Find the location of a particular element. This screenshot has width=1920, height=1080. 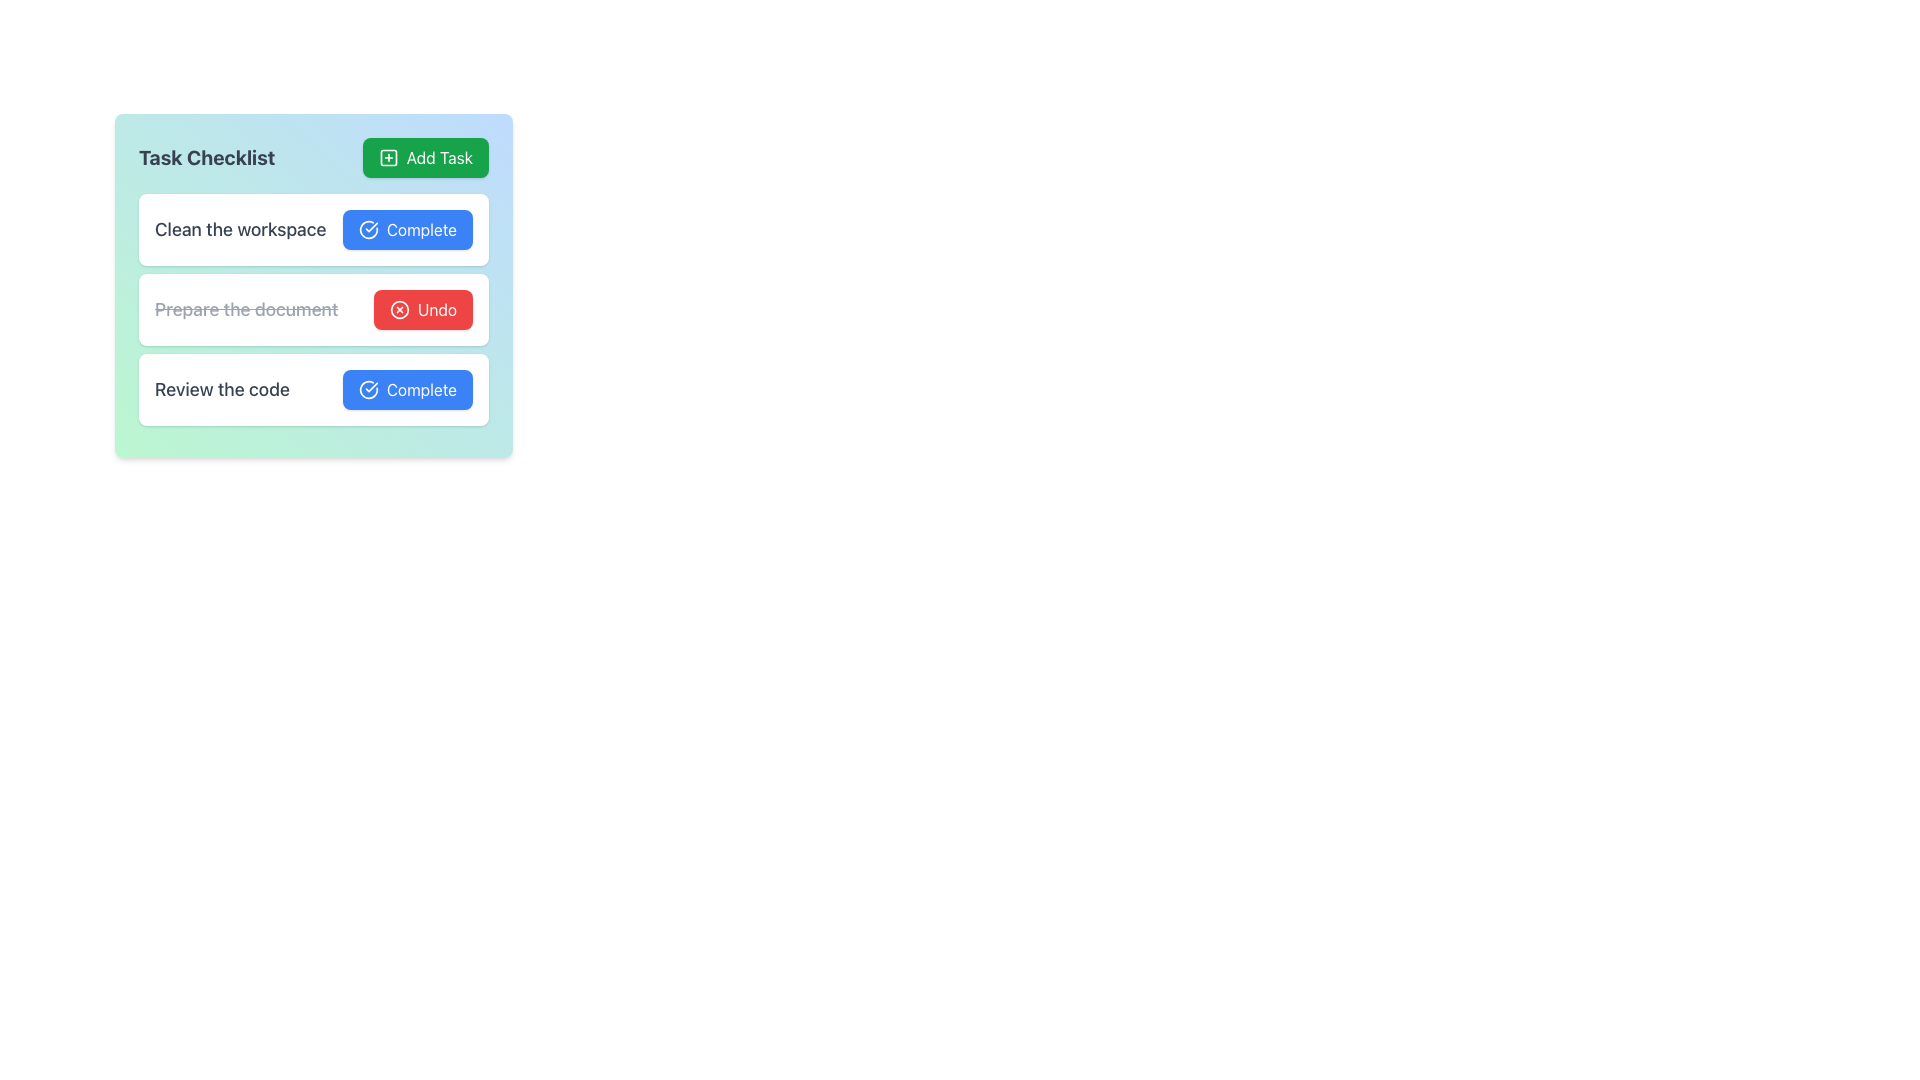

the plus icon inside the green button labeled 'Add Task' is located at coordinates (388, 157).